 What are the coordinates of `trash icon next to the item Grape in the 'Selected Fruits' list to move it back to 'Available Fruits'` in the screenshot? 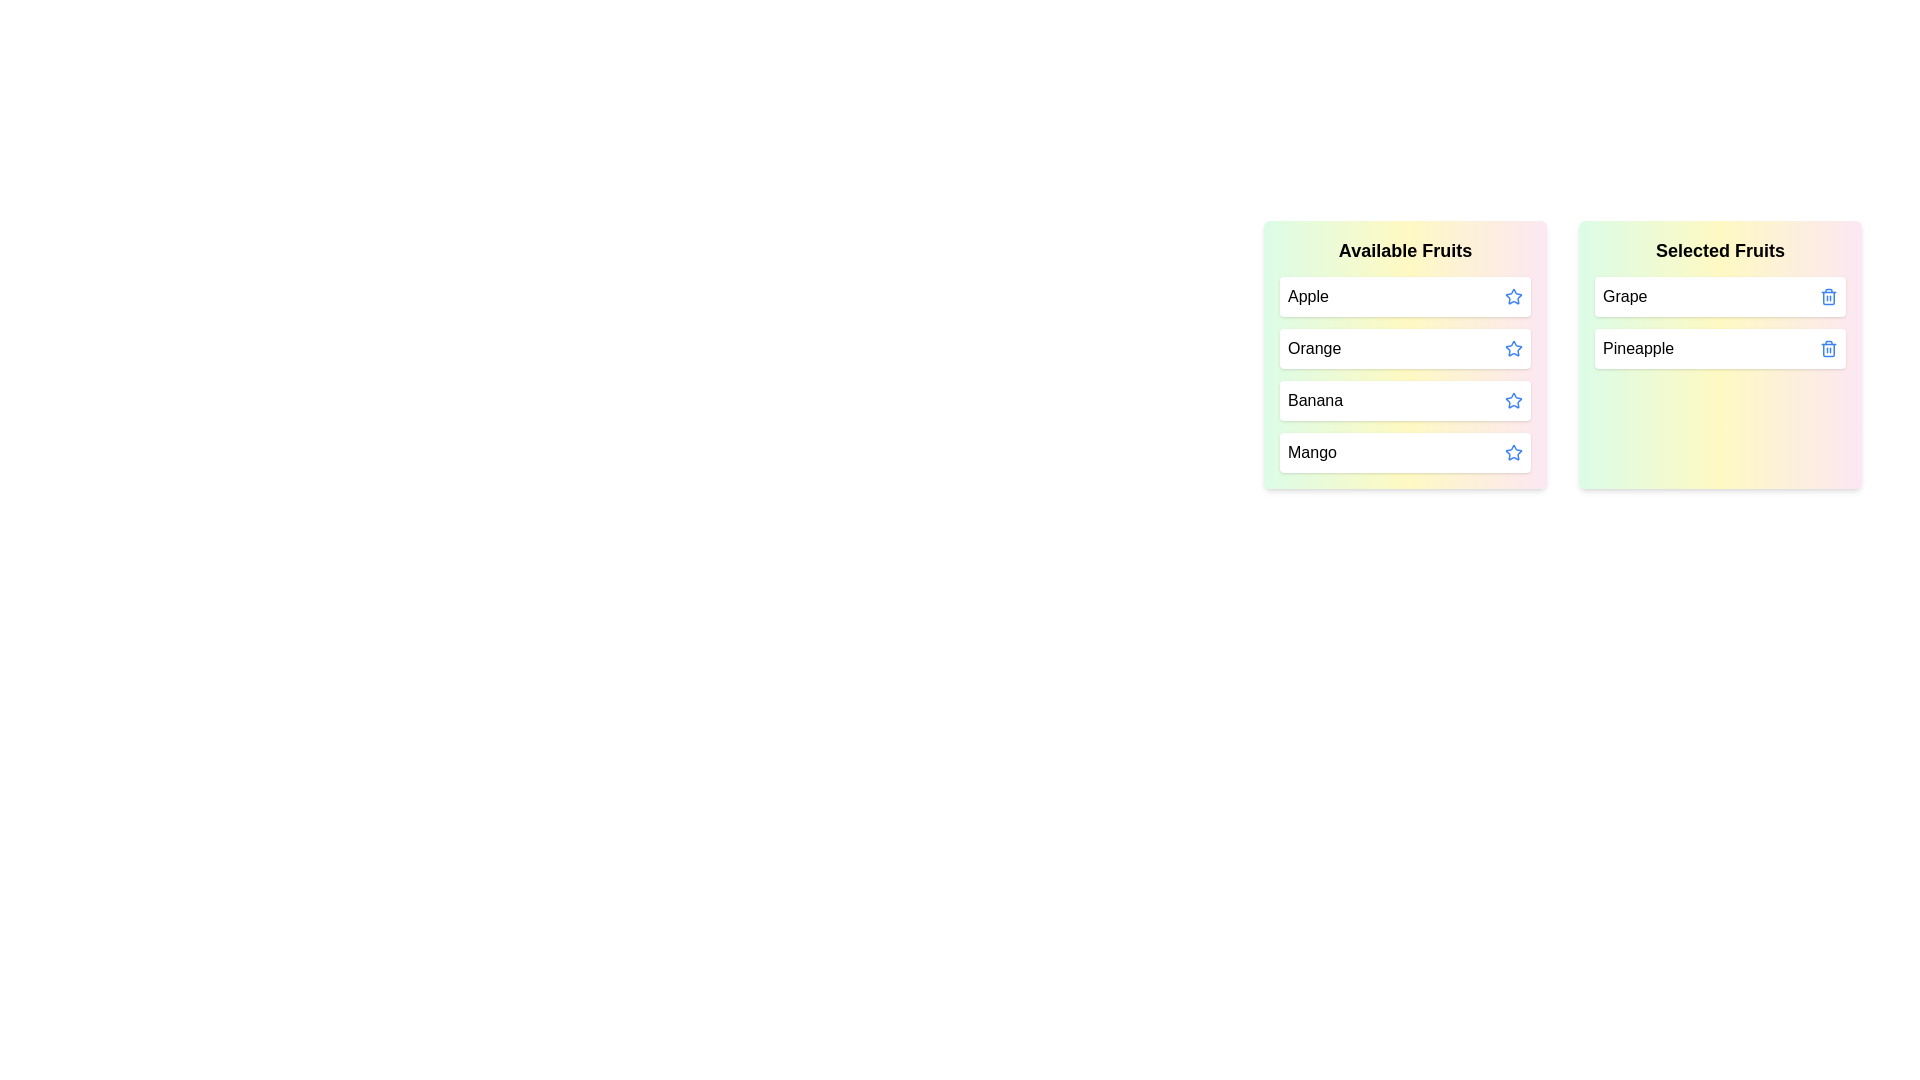 It's located at (1828, 297).